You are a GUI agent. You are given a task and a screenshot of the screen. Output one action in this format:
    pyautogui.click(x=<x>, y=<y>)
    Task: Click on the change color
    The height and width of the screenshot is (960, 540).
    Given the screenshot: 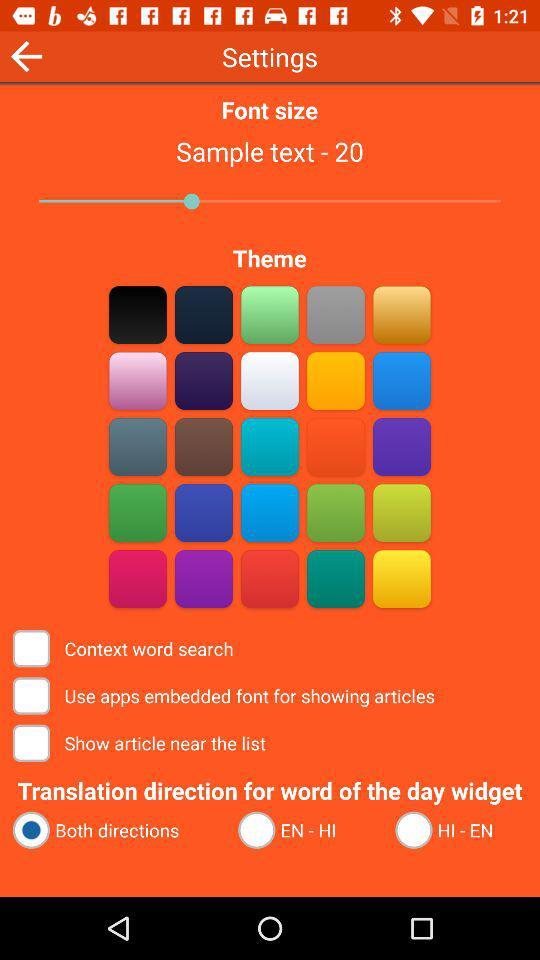 What is the action you would take?
    pyautogui.click(x=335, y=380)
    